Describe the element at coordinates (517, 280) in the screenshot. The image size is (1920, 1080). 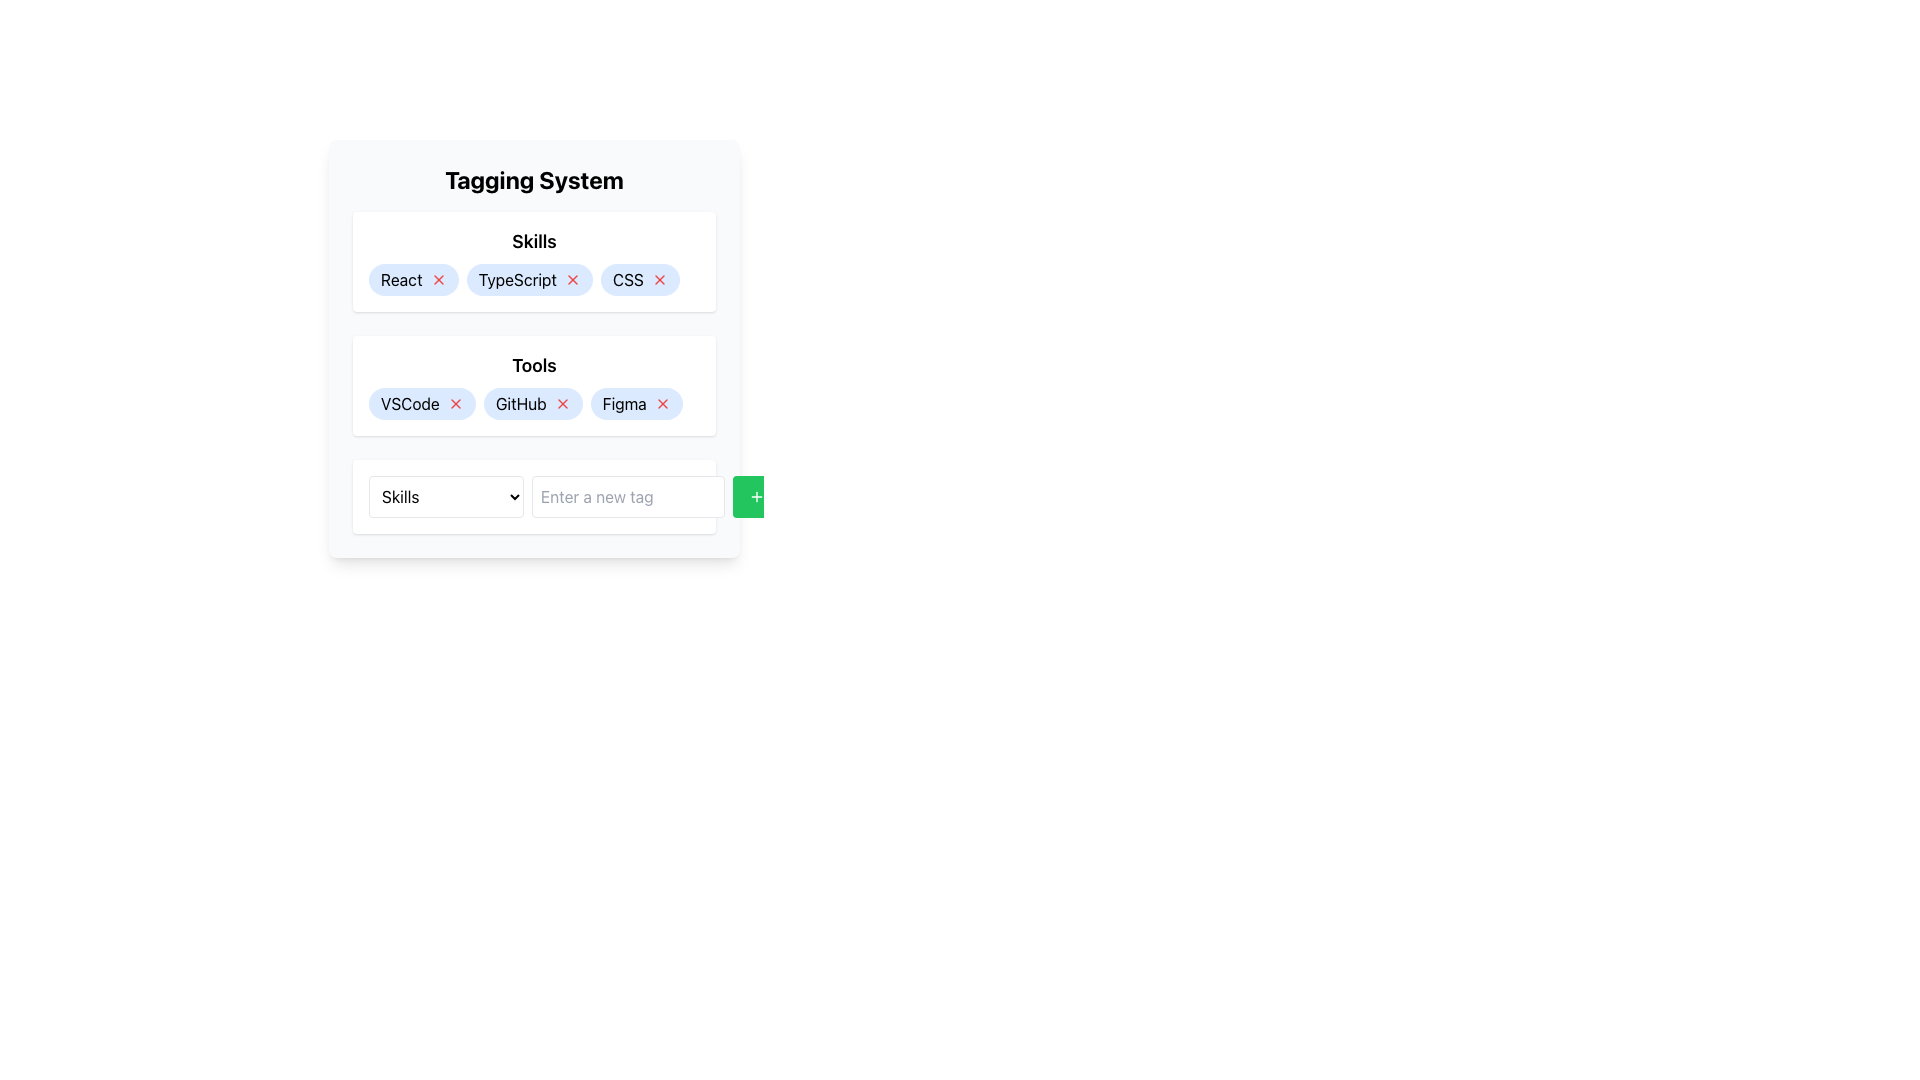
I see `the remove button ('x') adjacent to the 'TypeScript' text label located in the 'Skills' section` at that location.